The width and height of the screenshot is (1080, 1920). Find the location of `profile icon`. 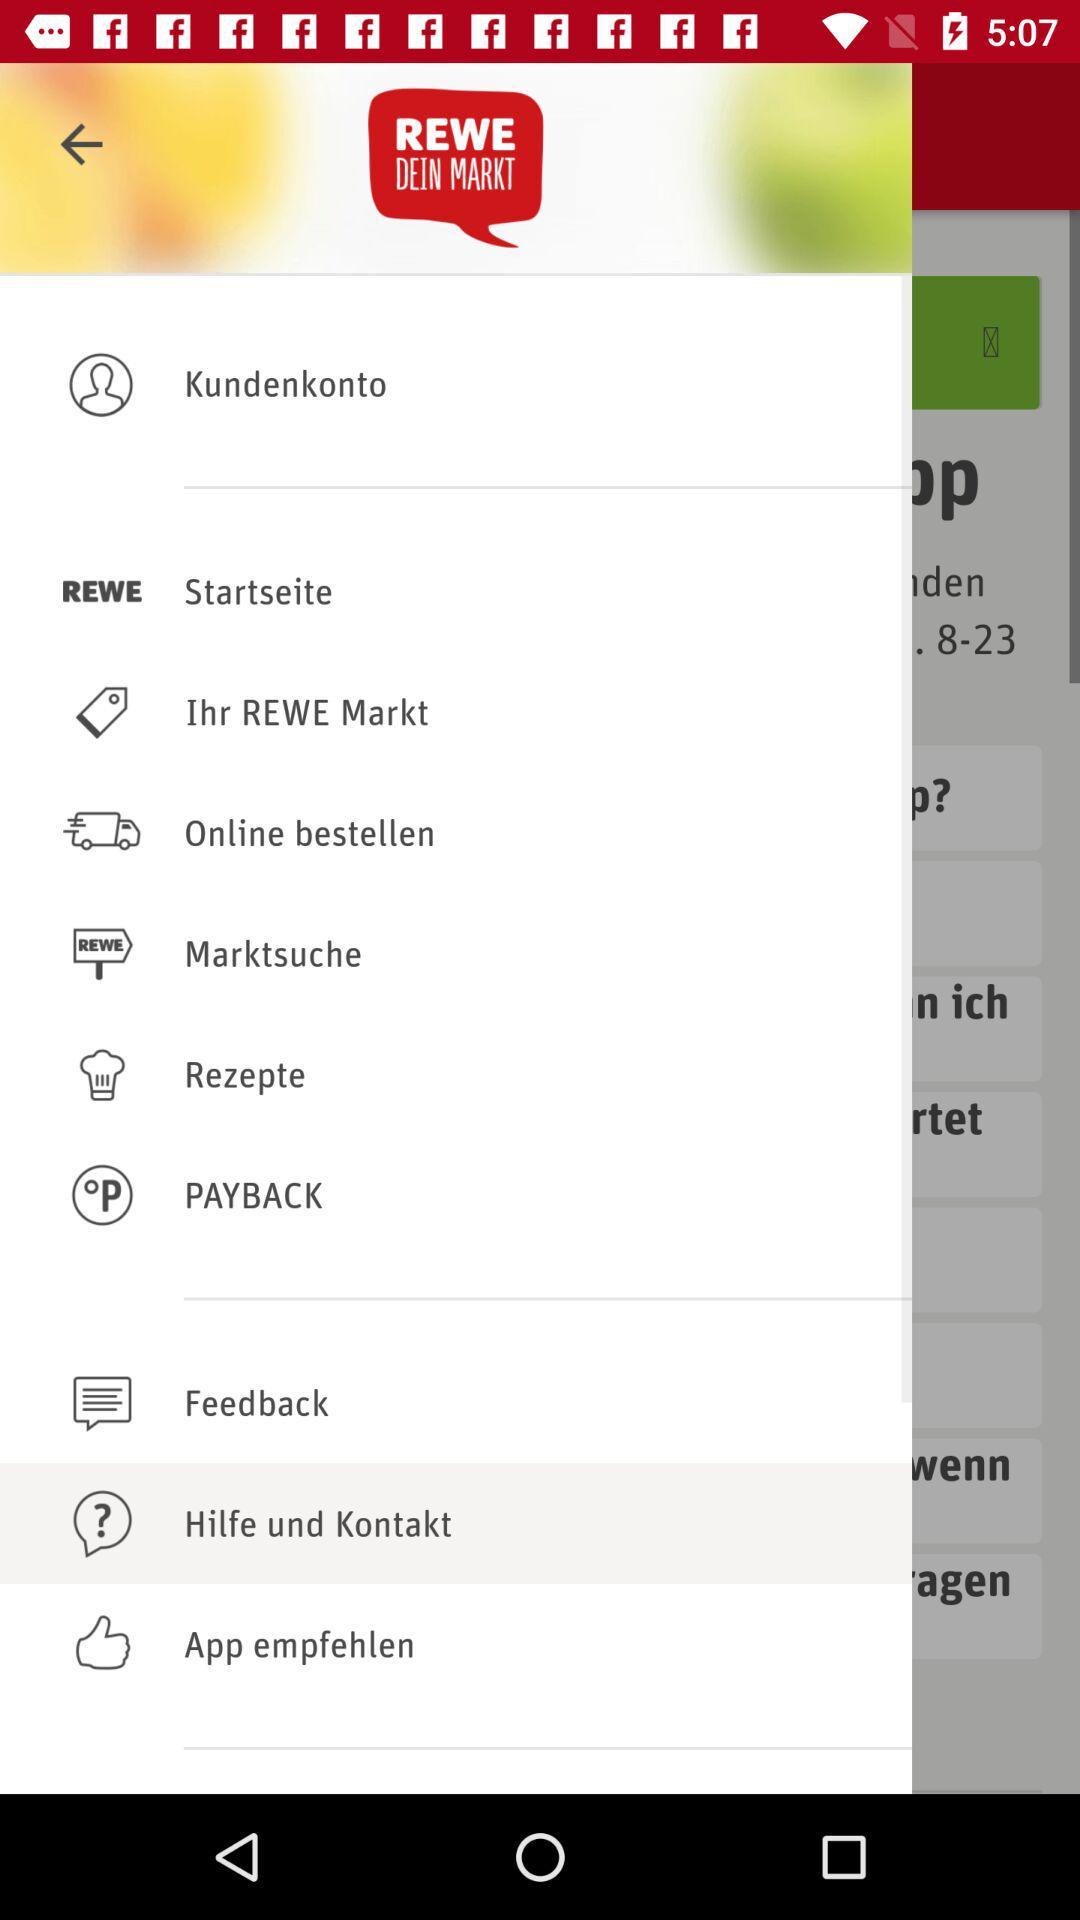

profile icon is located at coordinates (102, 383).